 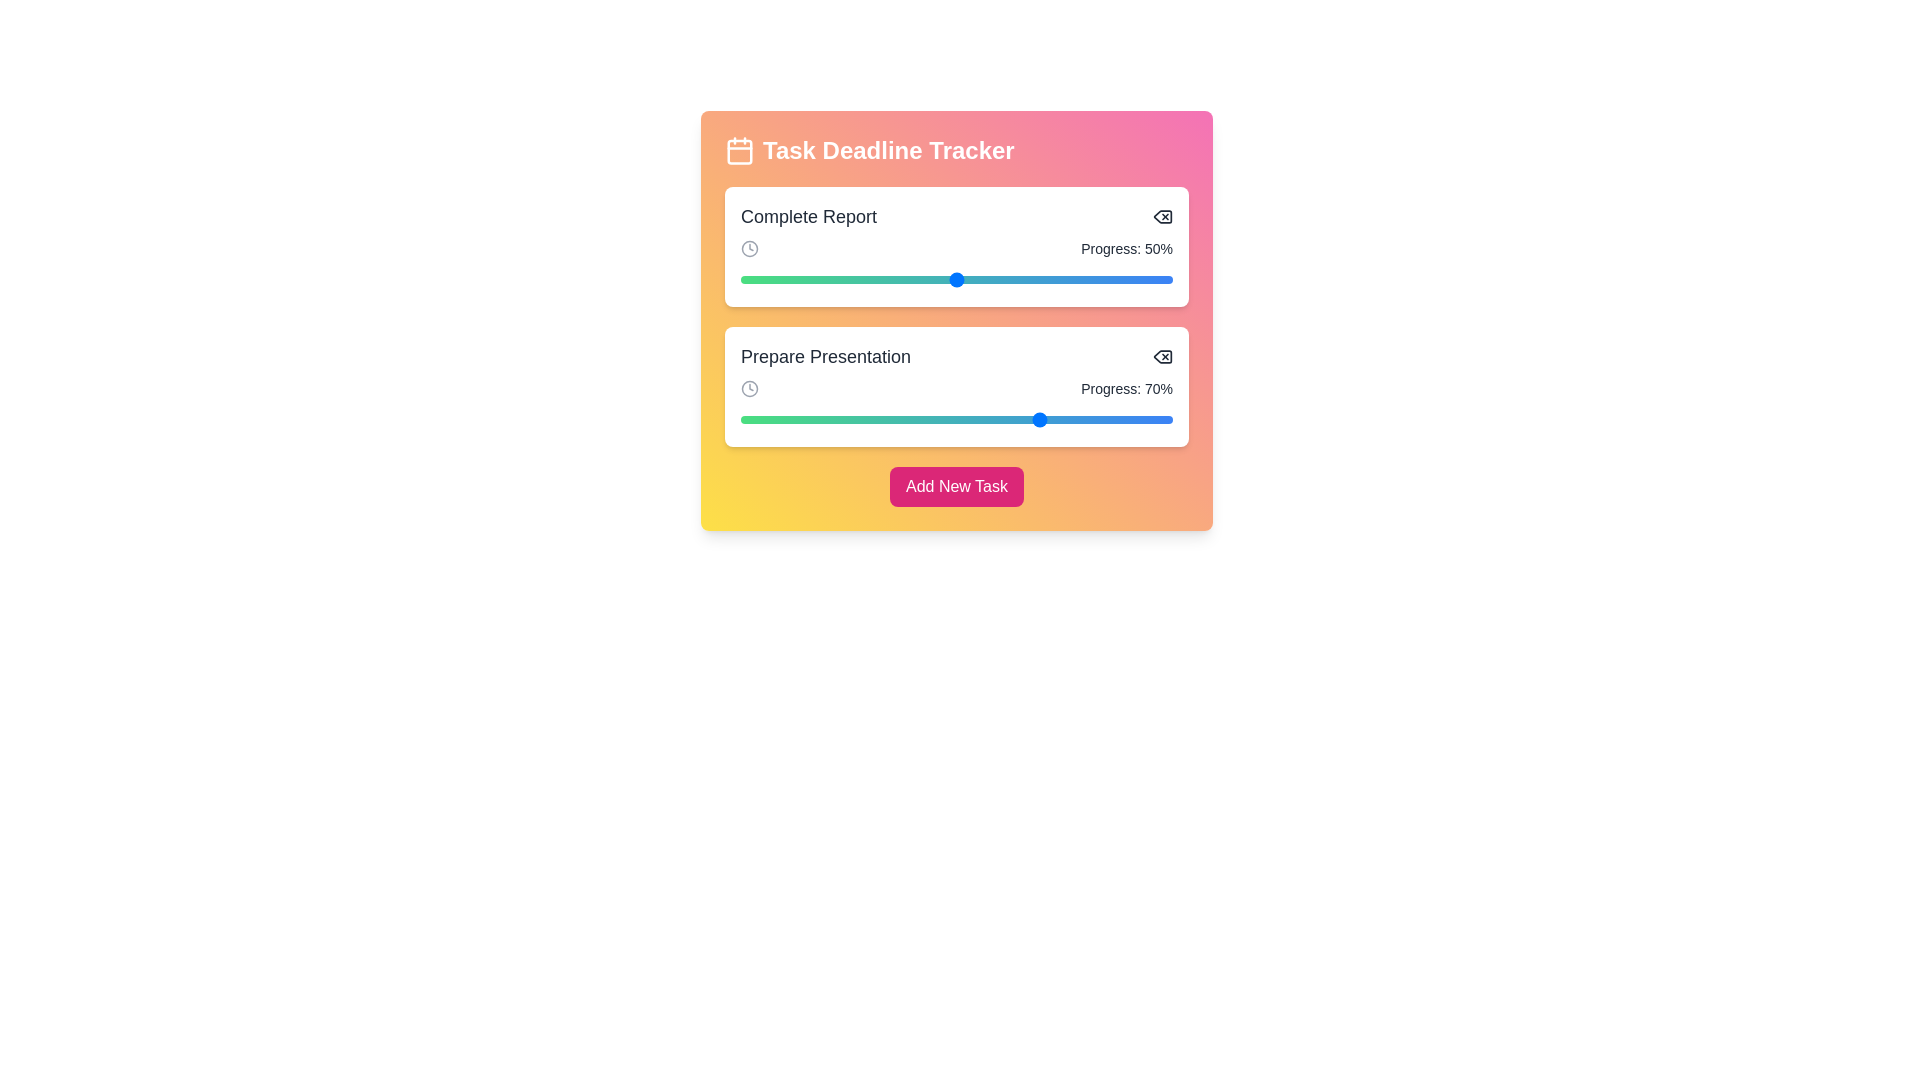 I want to click on the slider for a task to set its progress to 55%, so click(x=978, y=280).